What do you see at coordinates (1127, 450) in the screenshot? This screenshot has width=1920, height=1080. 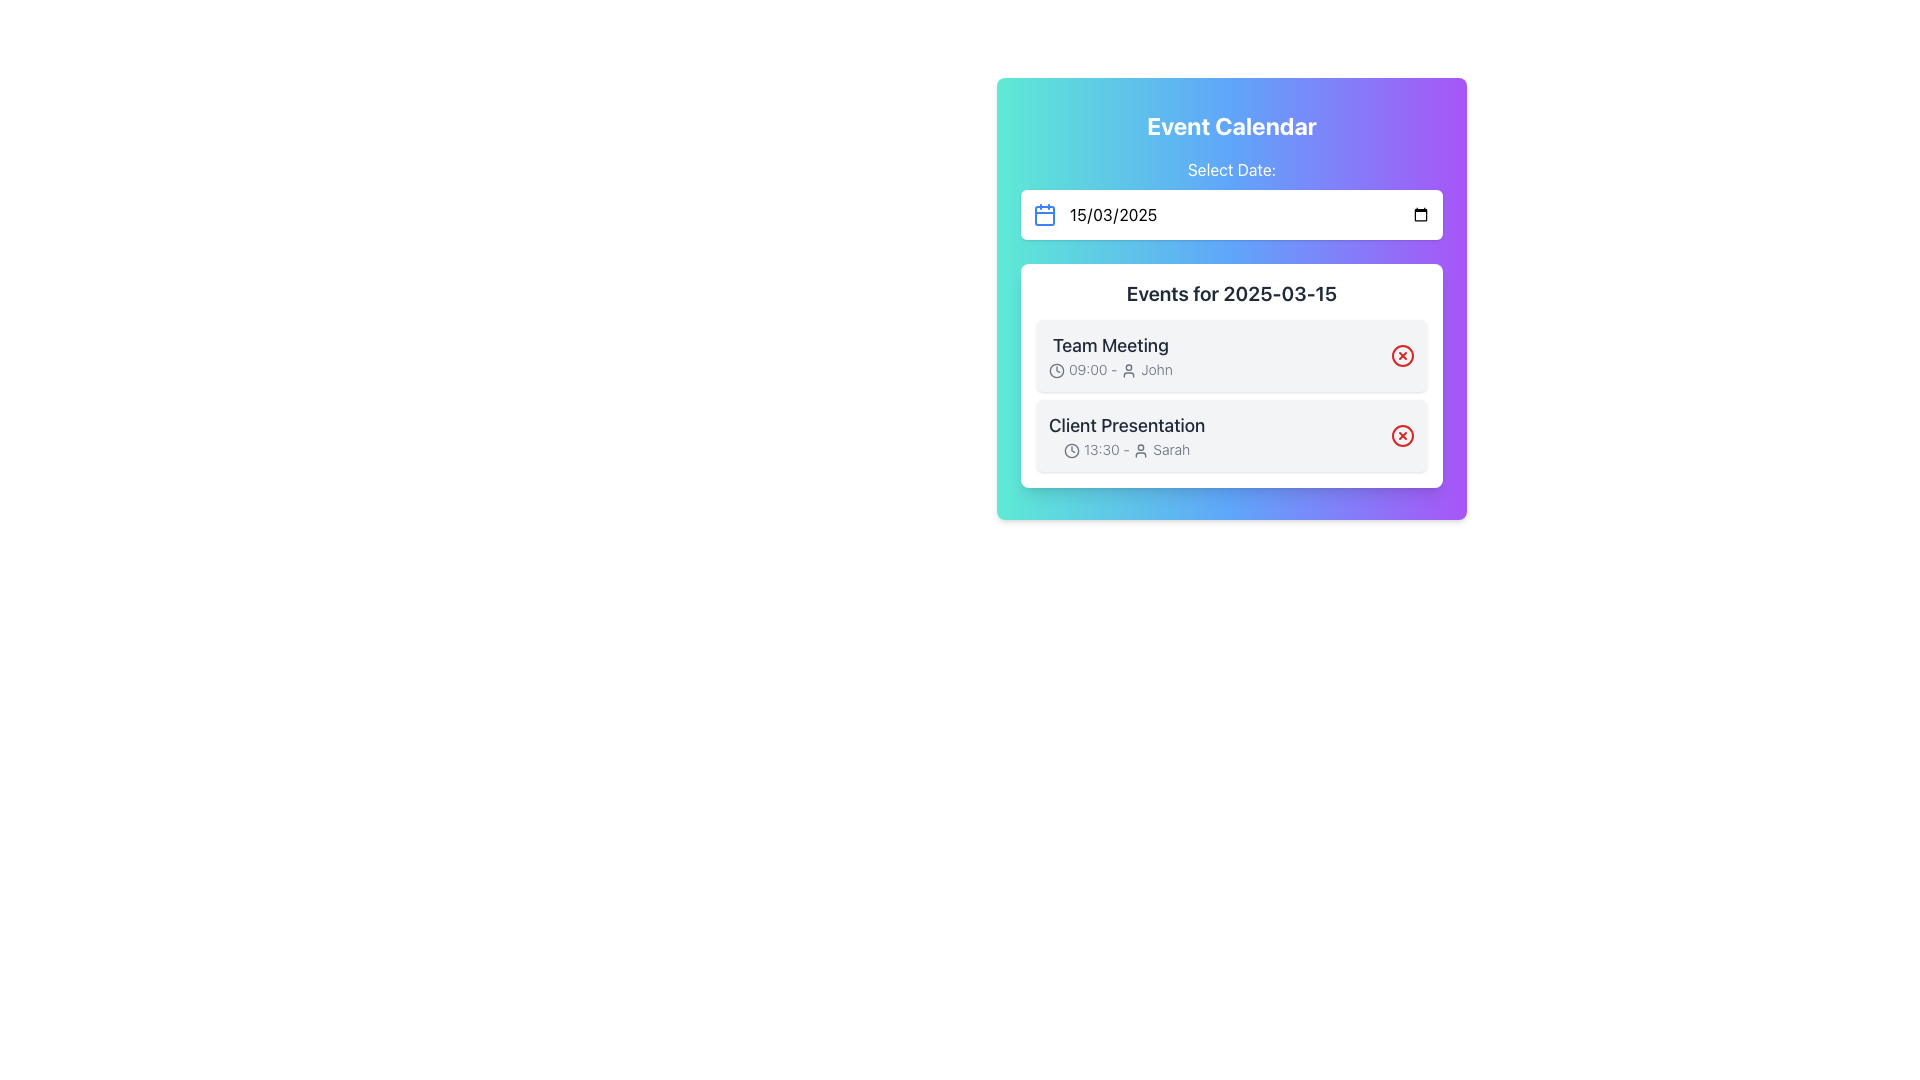 I see `text displaying the schedule time and name ('13:30 - Sarah') which is part of the 'Client Presentation' section in the event calendar` at bounding box center [1127, 450].